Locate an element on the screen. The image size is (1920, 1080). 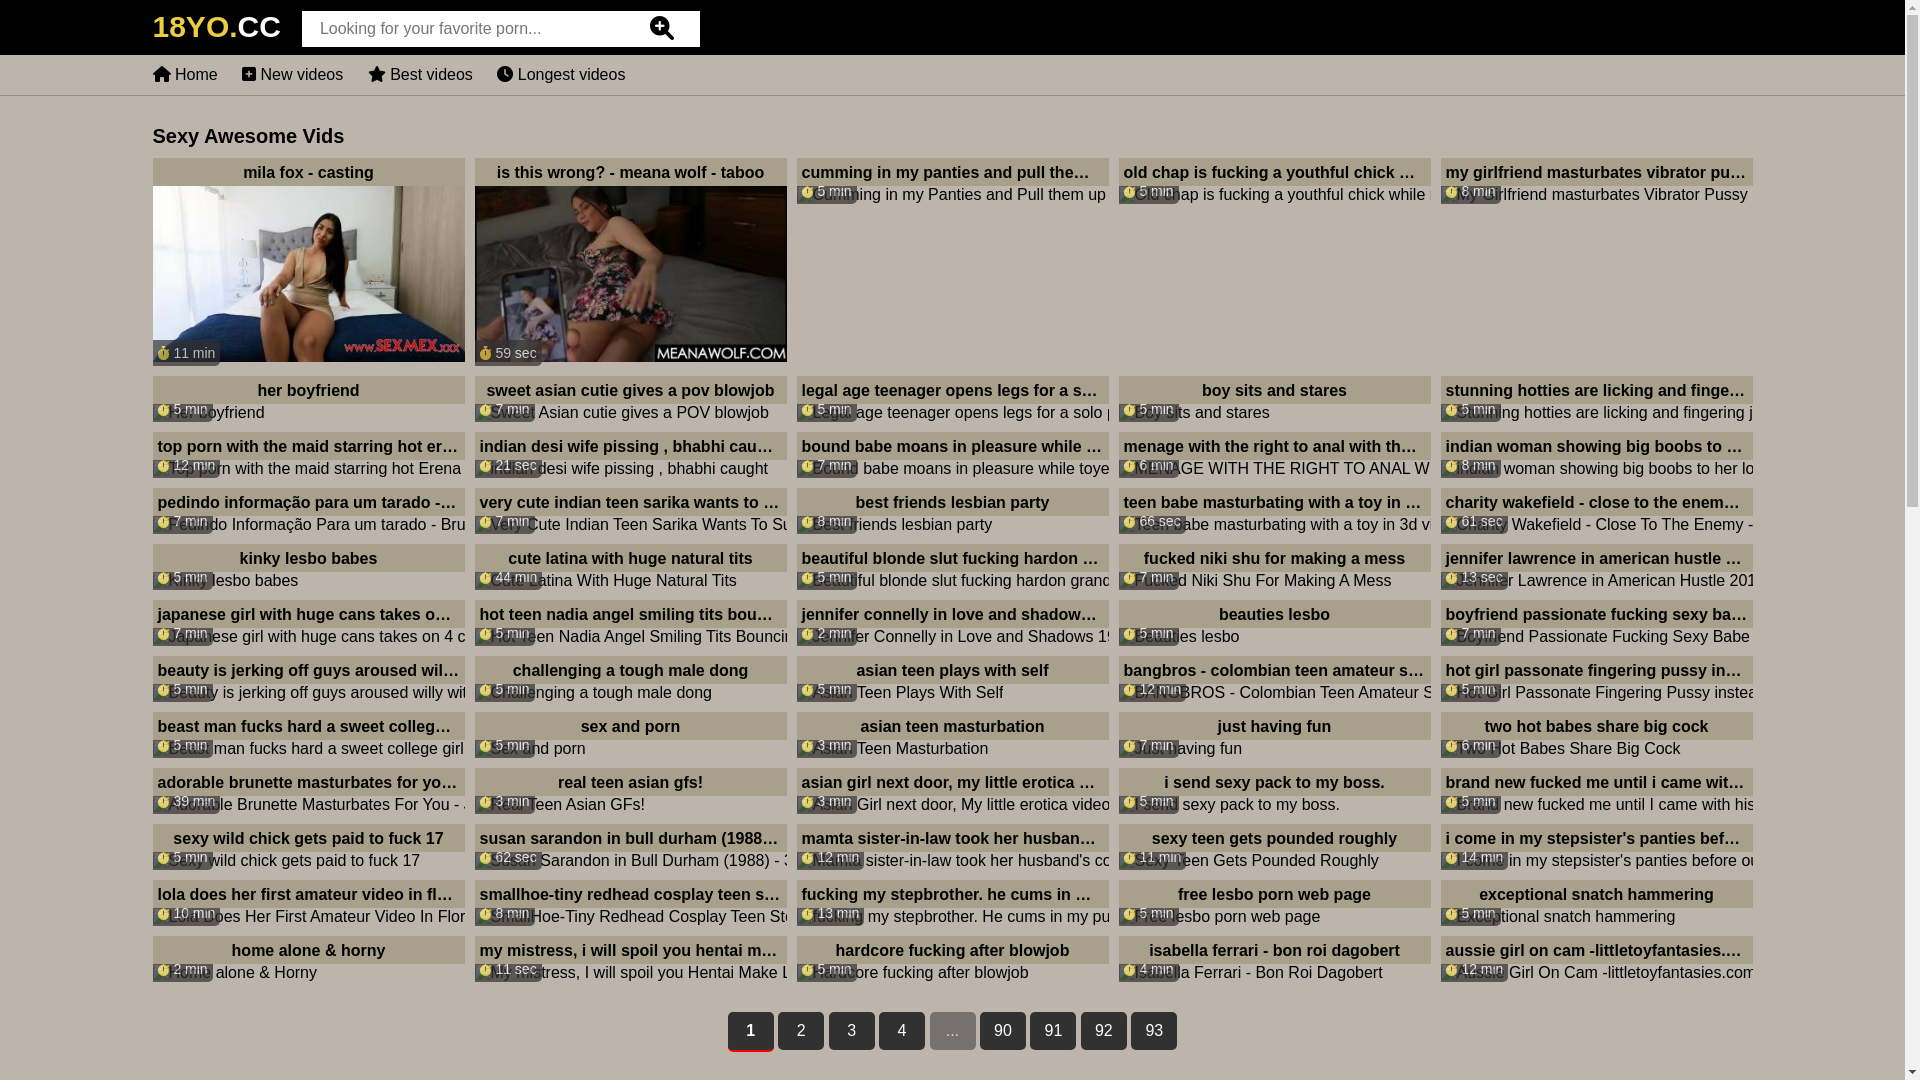
'59 sec is located at coordinates (628, 261).